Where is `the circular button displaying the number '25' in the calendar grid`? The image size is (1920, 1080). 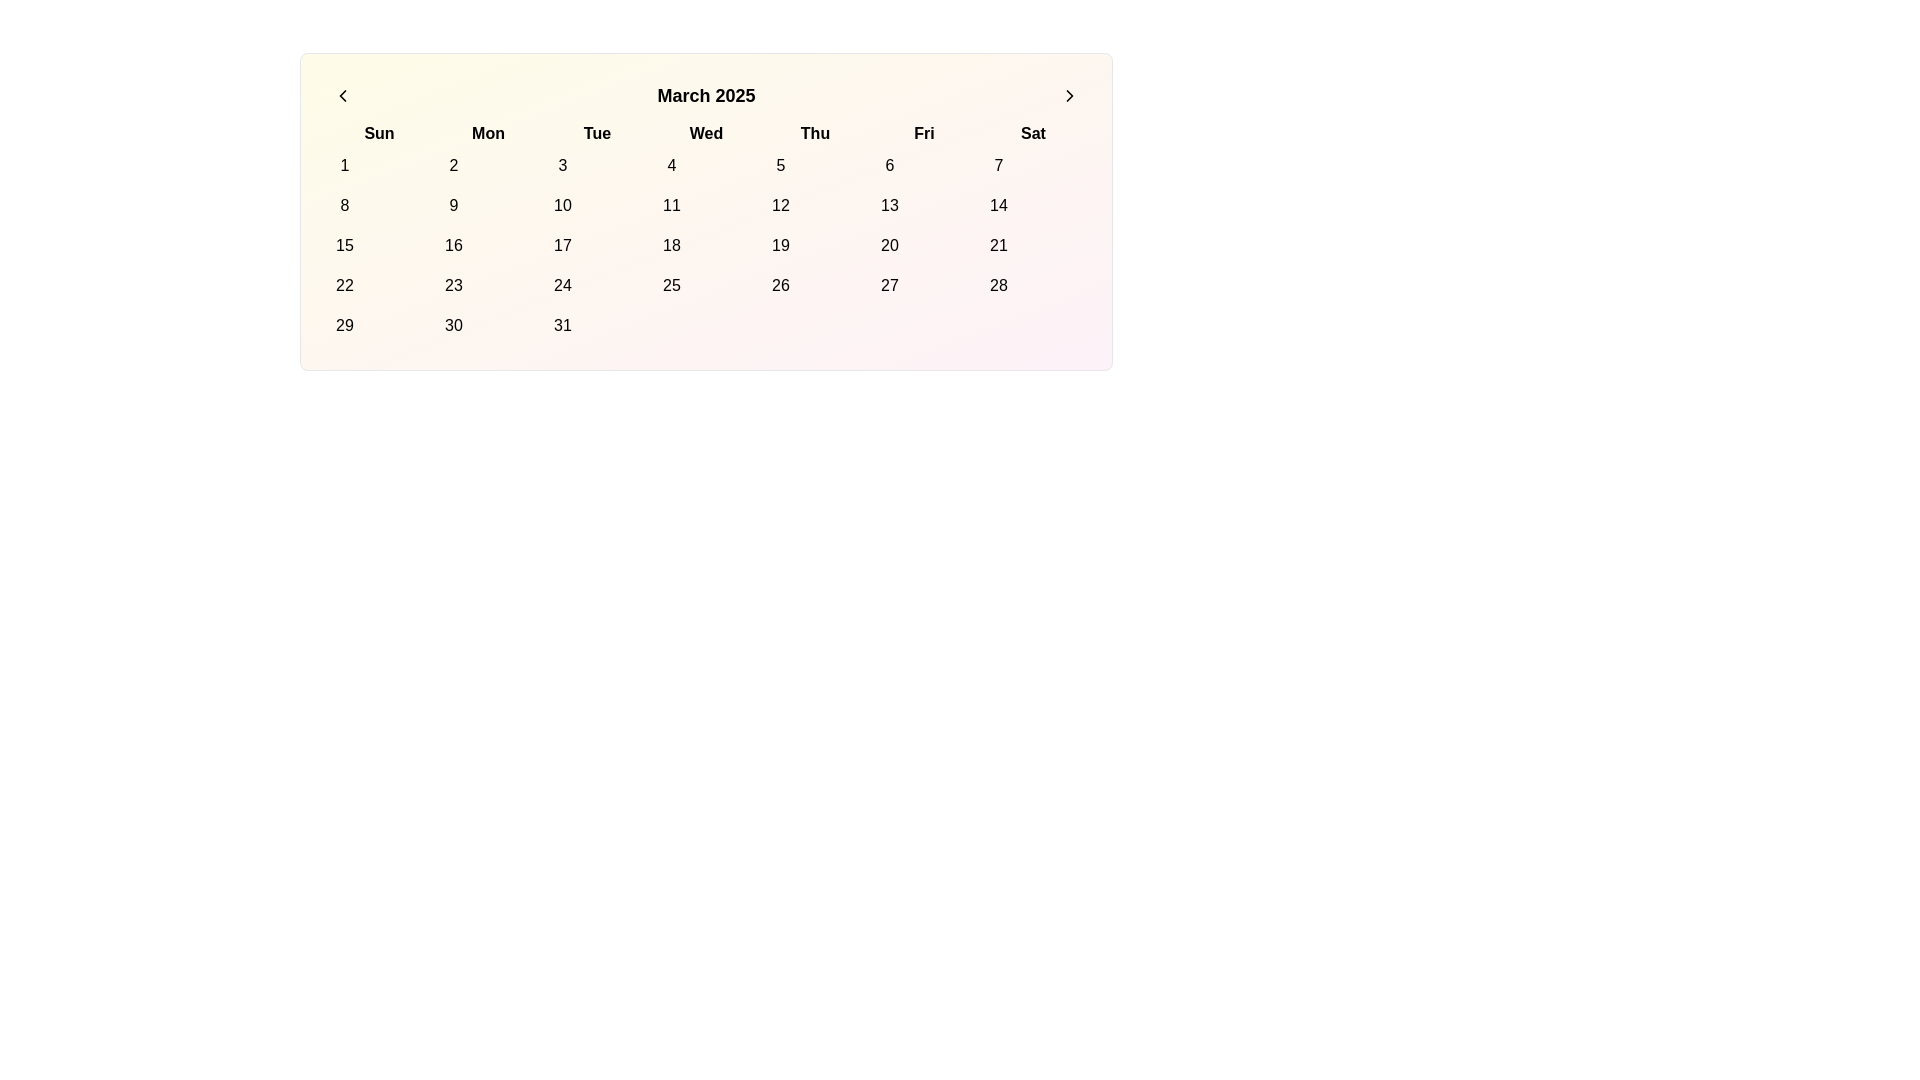
the circular button displaying the number '25' in the calendar grid is located at coordinates (672, 285).